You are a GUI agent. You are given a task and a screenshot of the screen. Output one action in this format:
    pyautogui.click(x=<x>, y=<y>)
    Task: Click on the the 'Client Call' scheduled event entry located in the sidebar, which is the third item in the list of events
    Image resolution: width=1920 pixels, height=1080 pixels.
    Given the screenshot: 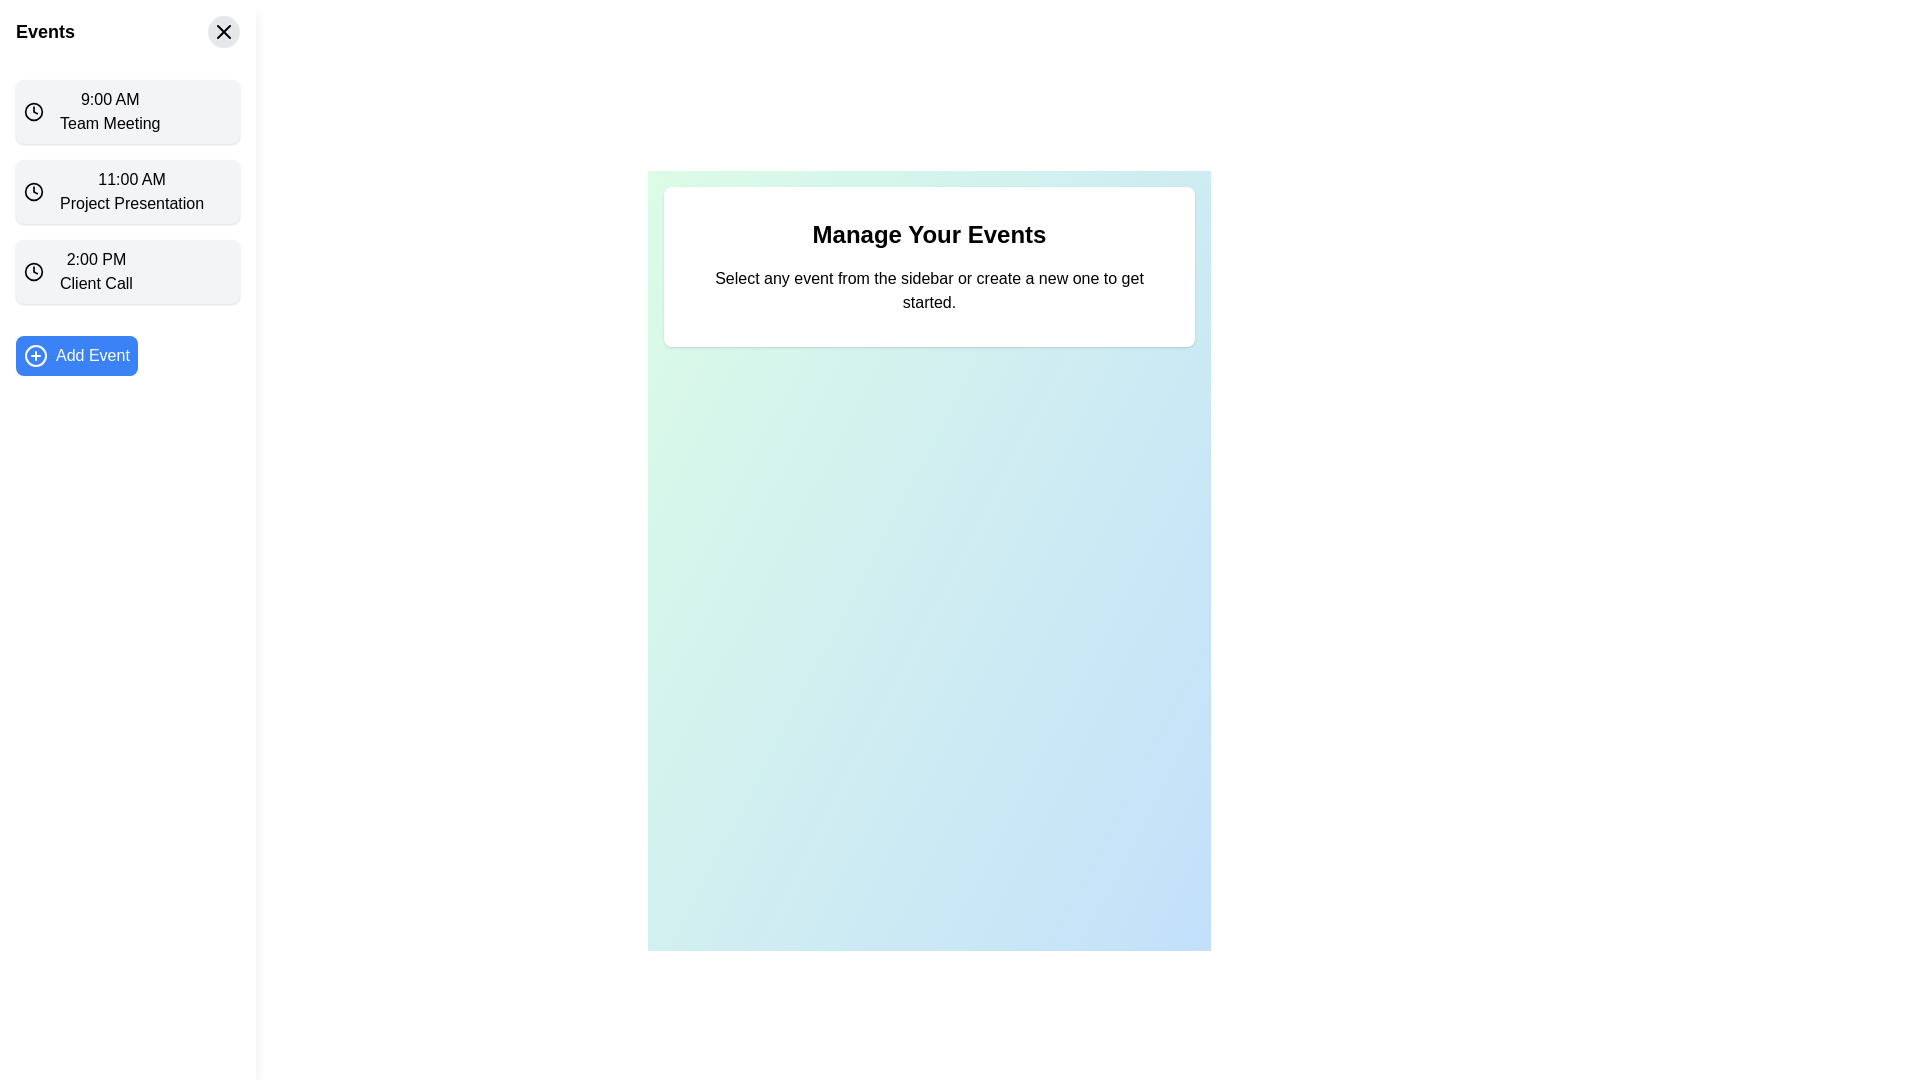 What is the action you would take?
    pyautogui.click(x=95, y=272)
    